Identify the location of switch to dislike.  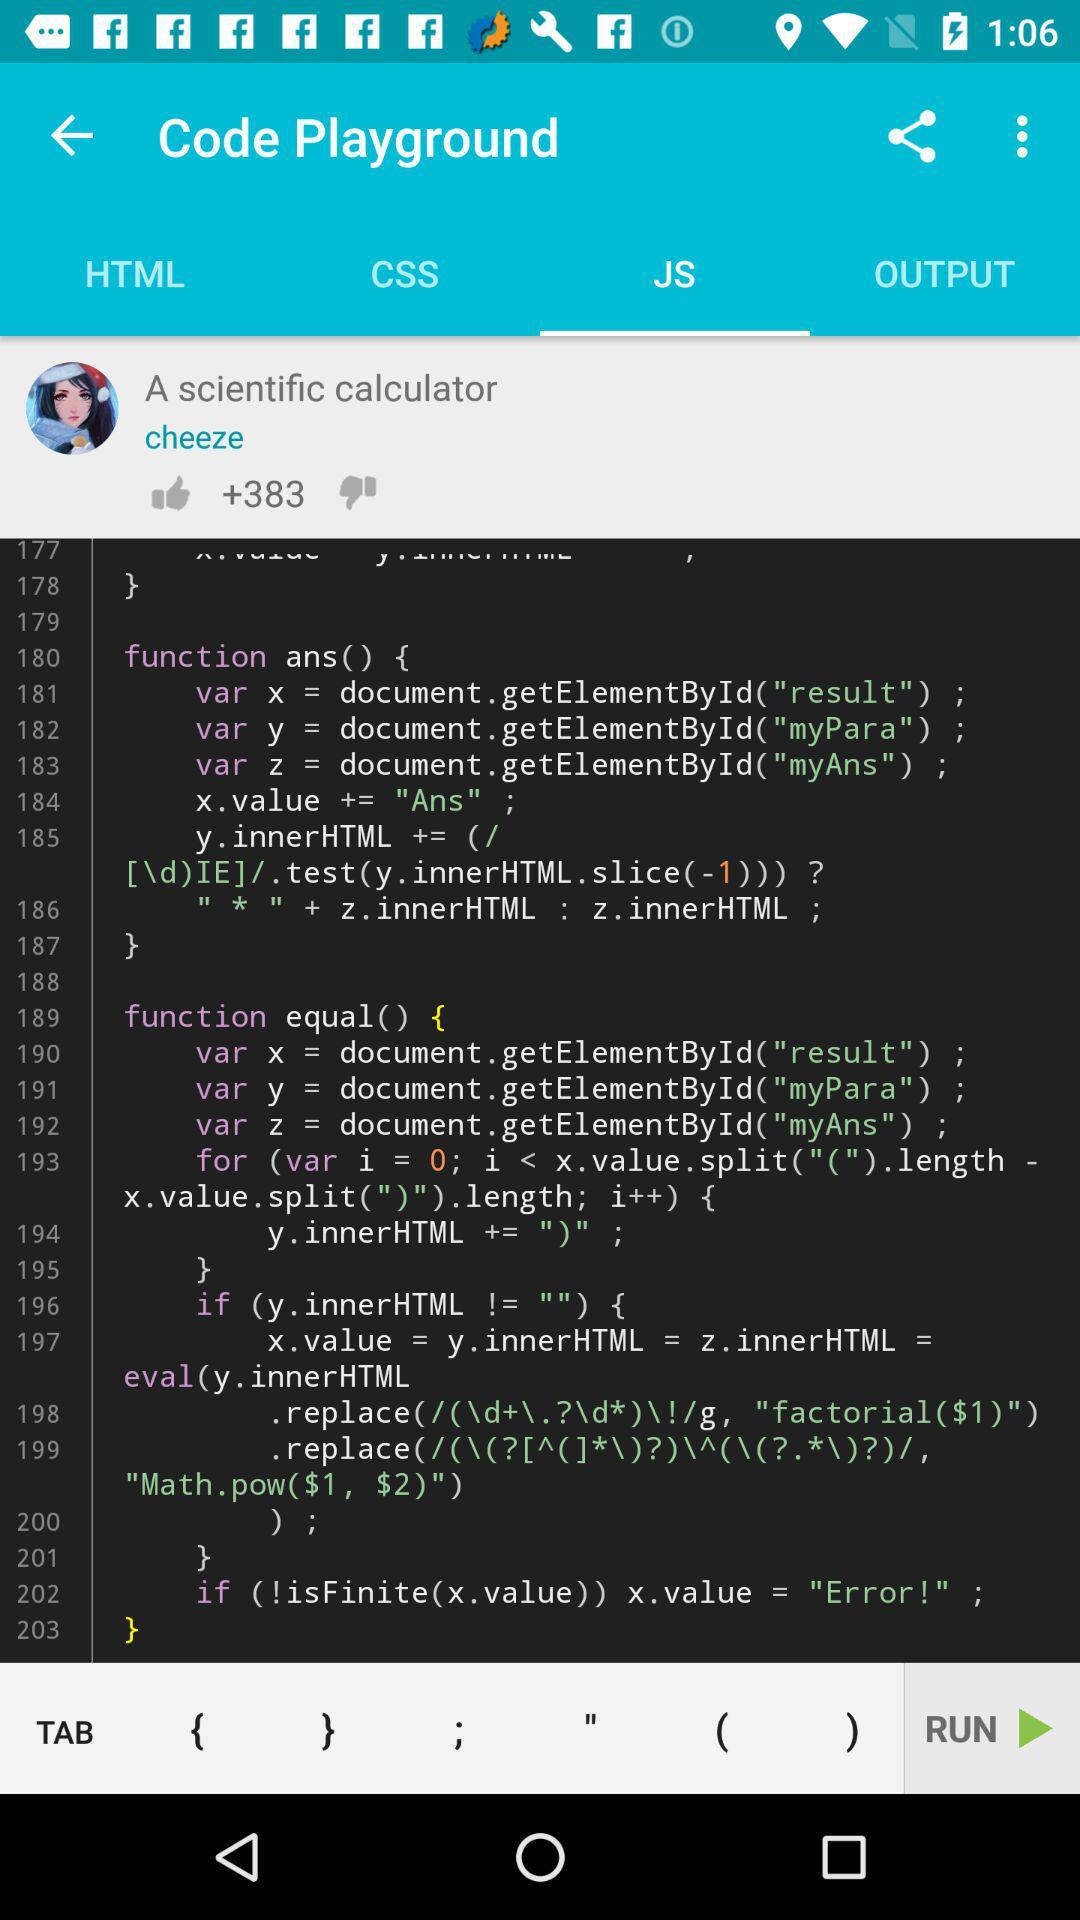
(356, 492).